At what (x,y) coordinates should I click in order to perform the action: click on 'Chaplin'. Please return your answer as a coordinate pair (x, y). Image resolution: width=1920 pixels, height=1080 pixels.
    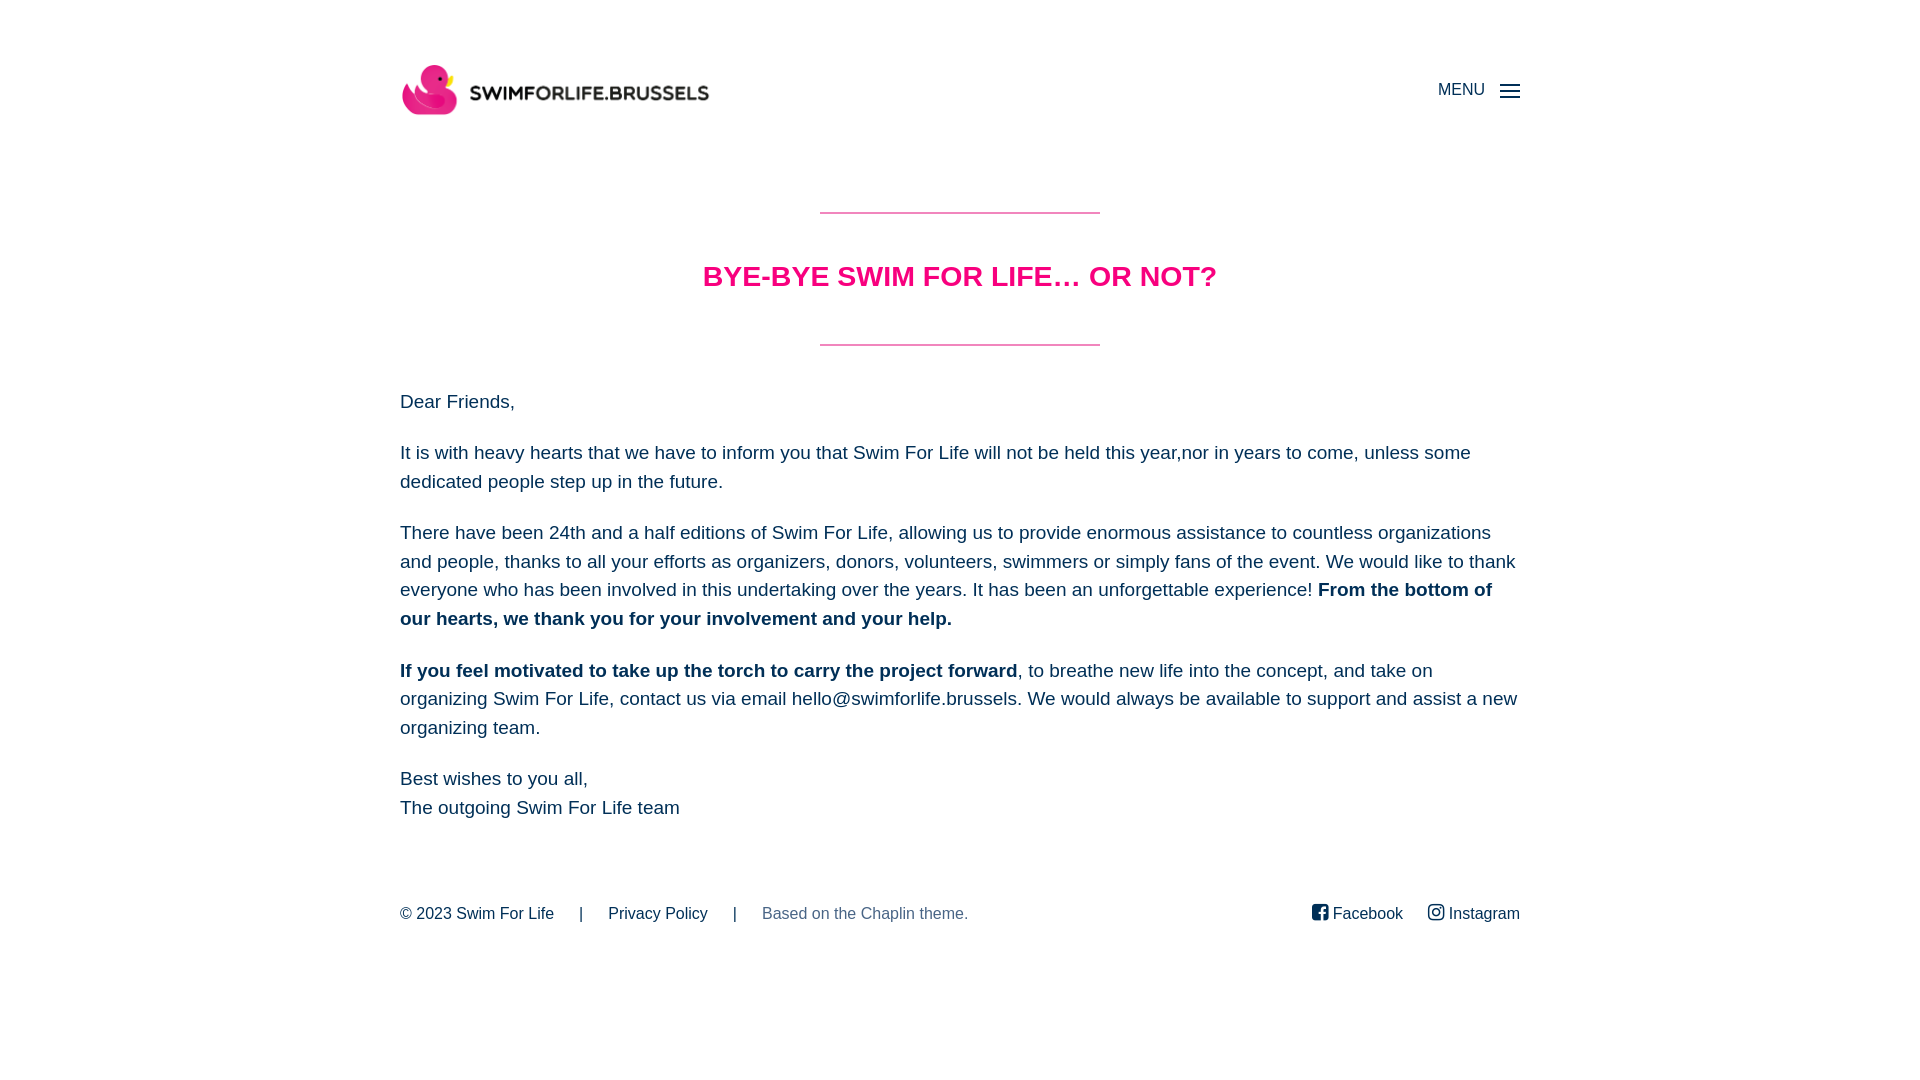
    Looking at the image, I should click on (887, 913).